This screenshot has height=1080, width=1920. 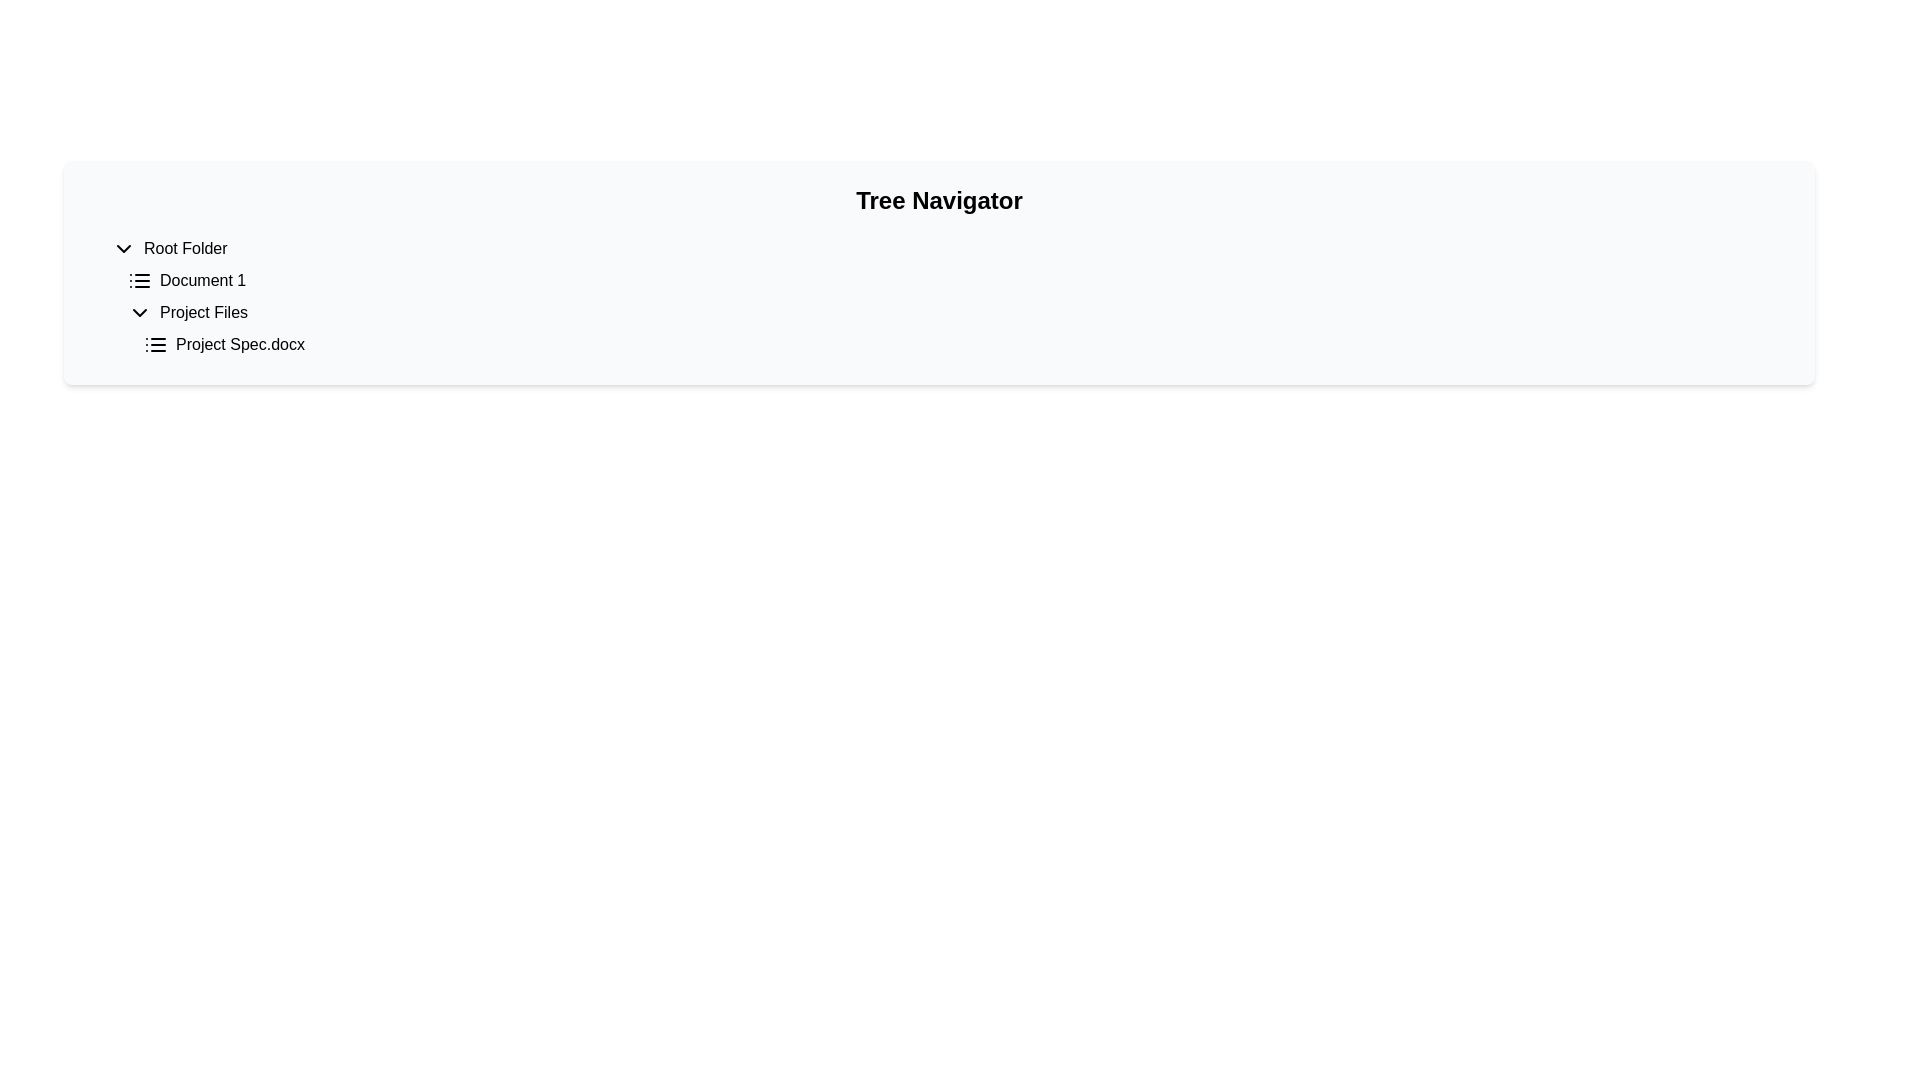 What do you see at coordinates (185, 248) in the screenshot?
I see `the 'Root Folder' text label in the tree navigation structure` at bounding box center [185, 248].